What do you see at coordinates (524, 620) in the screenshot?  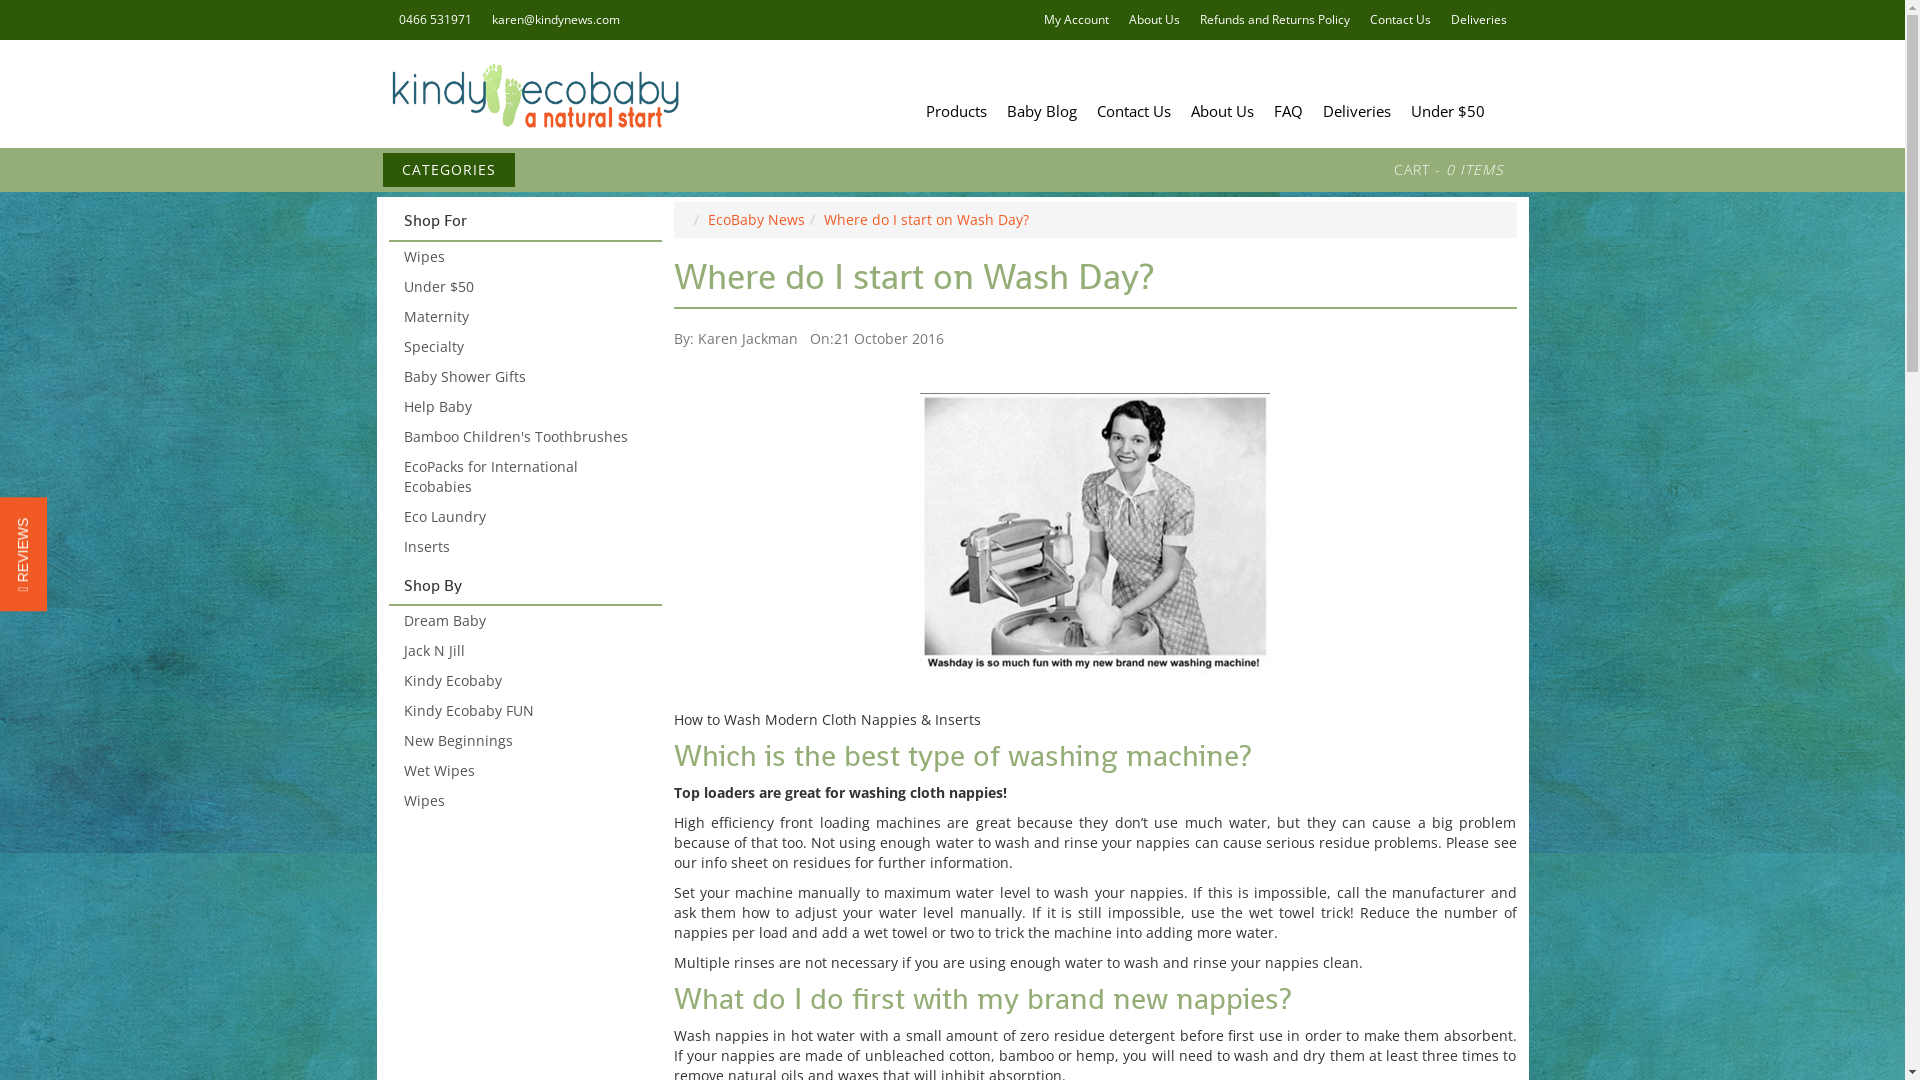 I see `'Dream Baby'` at bounding box center [524, 620].